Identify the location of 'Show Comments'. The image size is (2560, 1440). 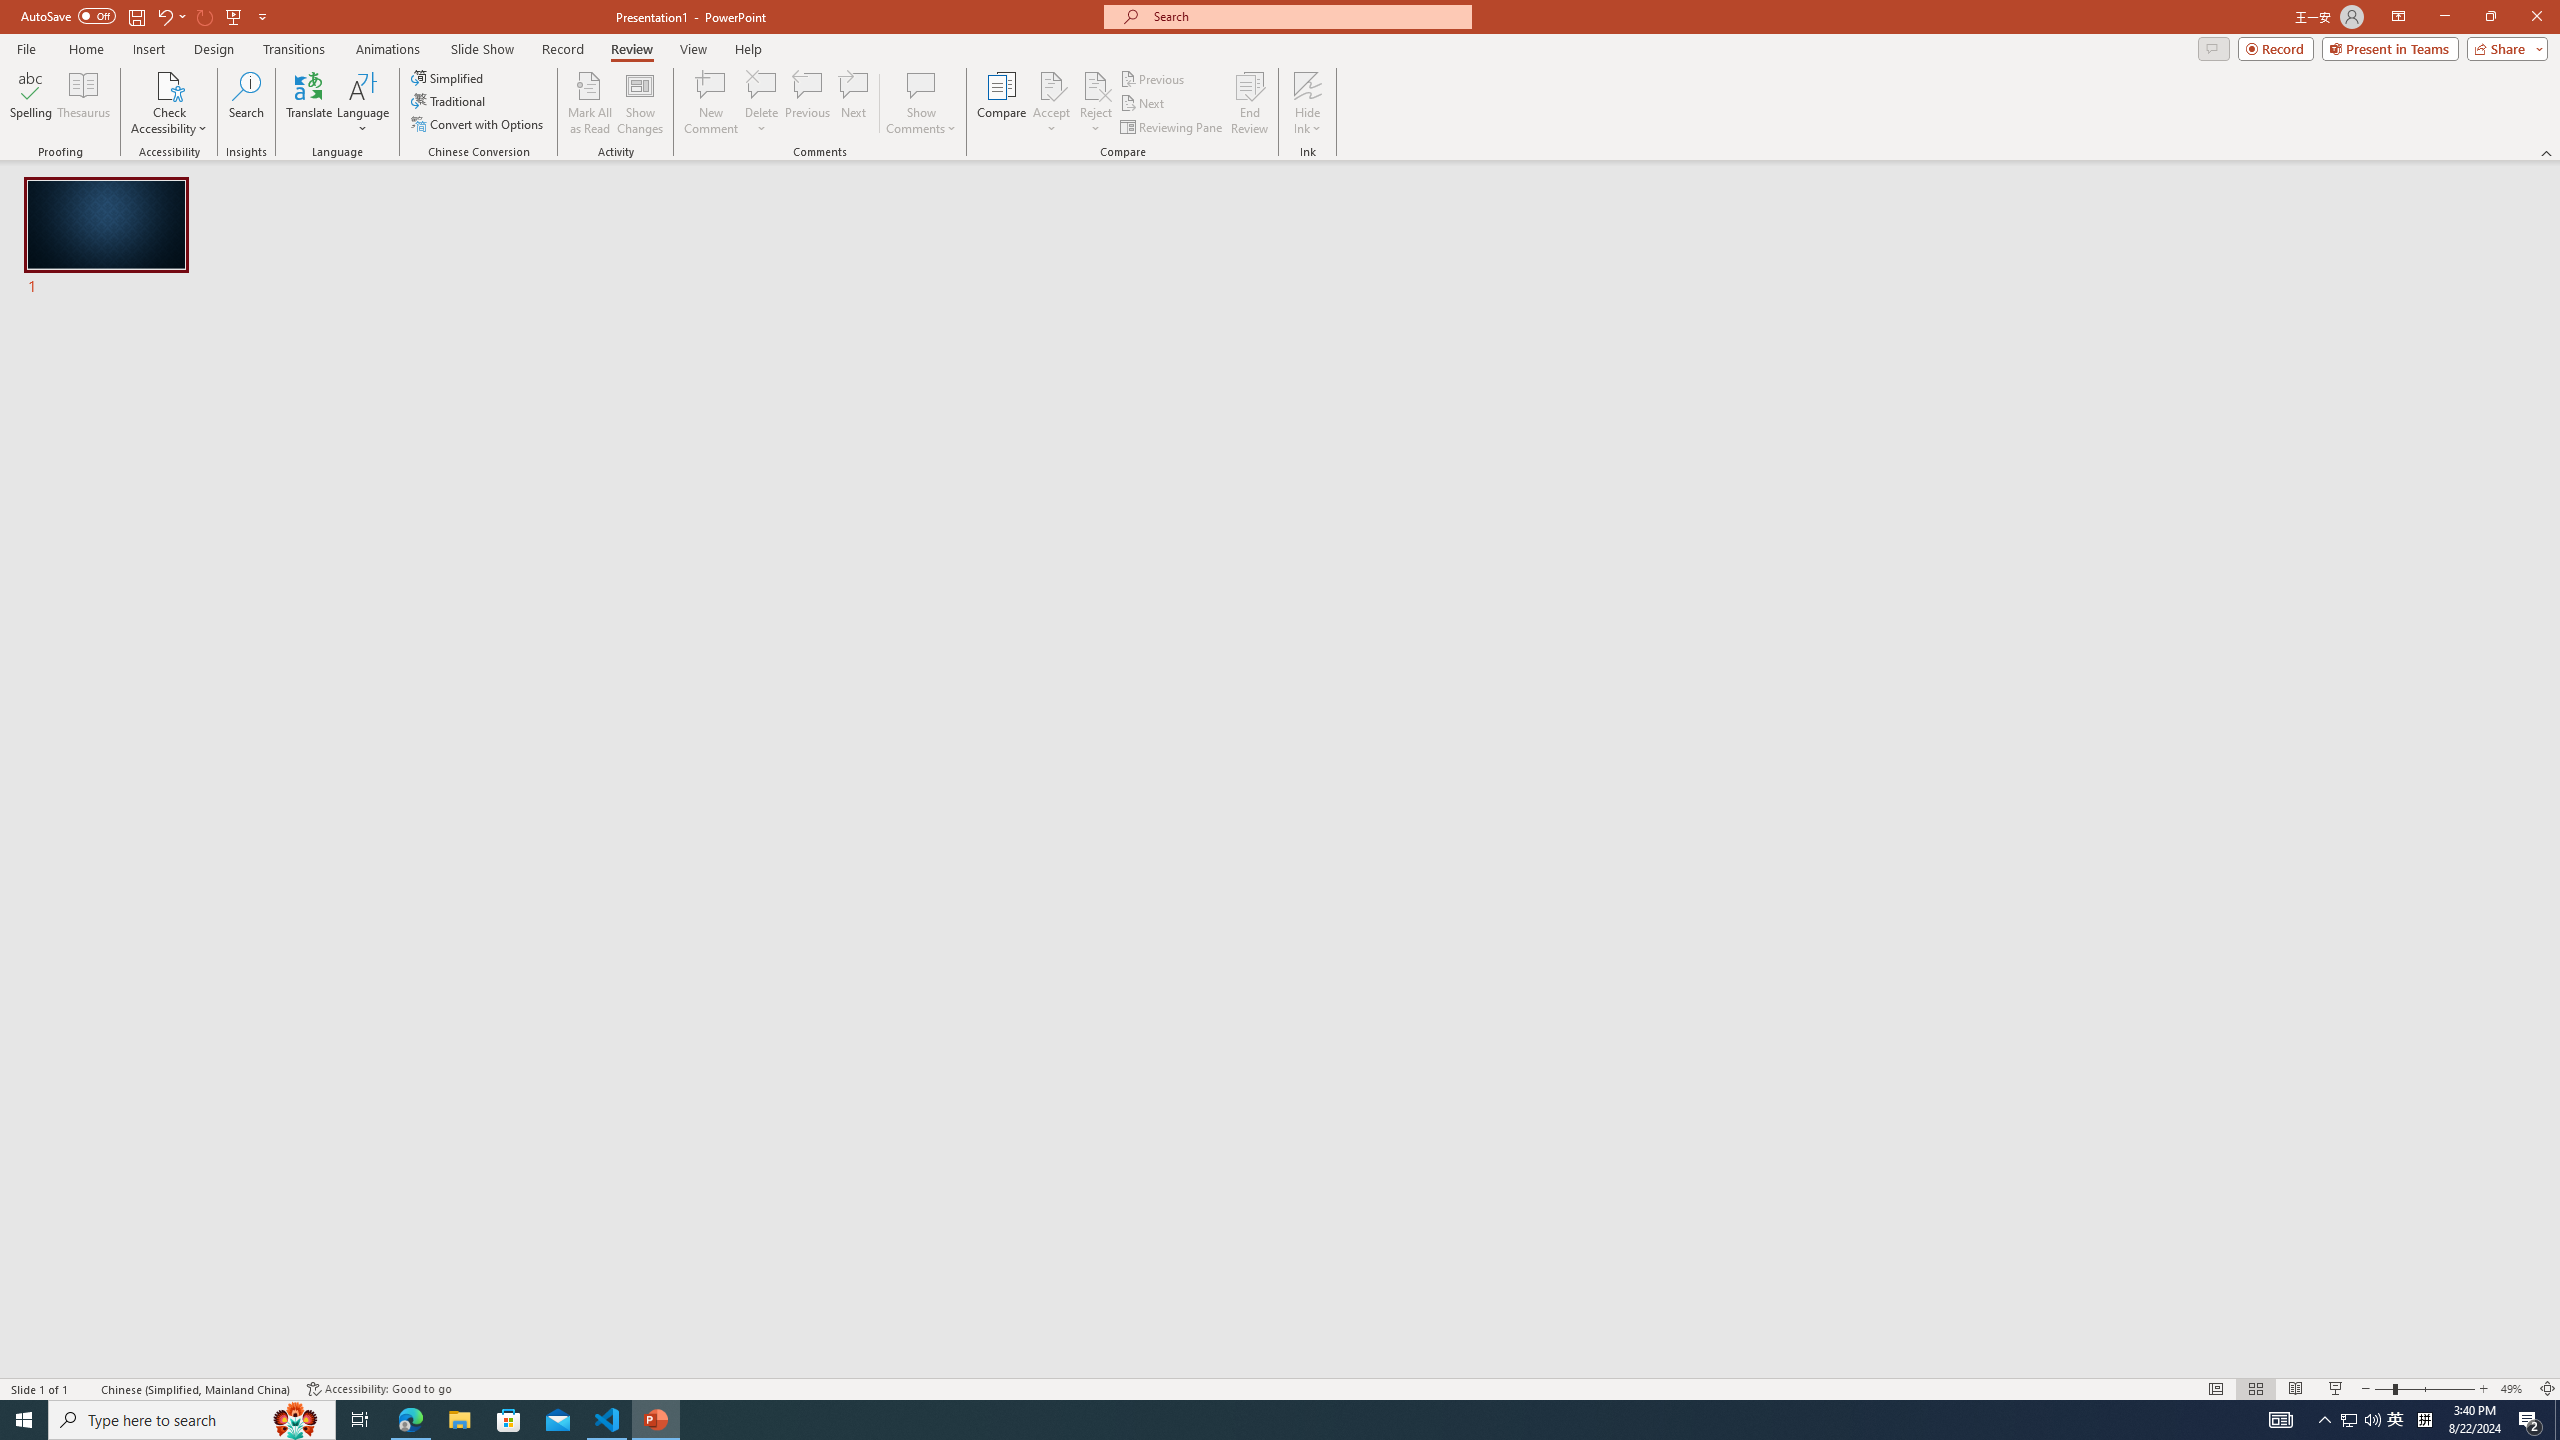
(921, 84).